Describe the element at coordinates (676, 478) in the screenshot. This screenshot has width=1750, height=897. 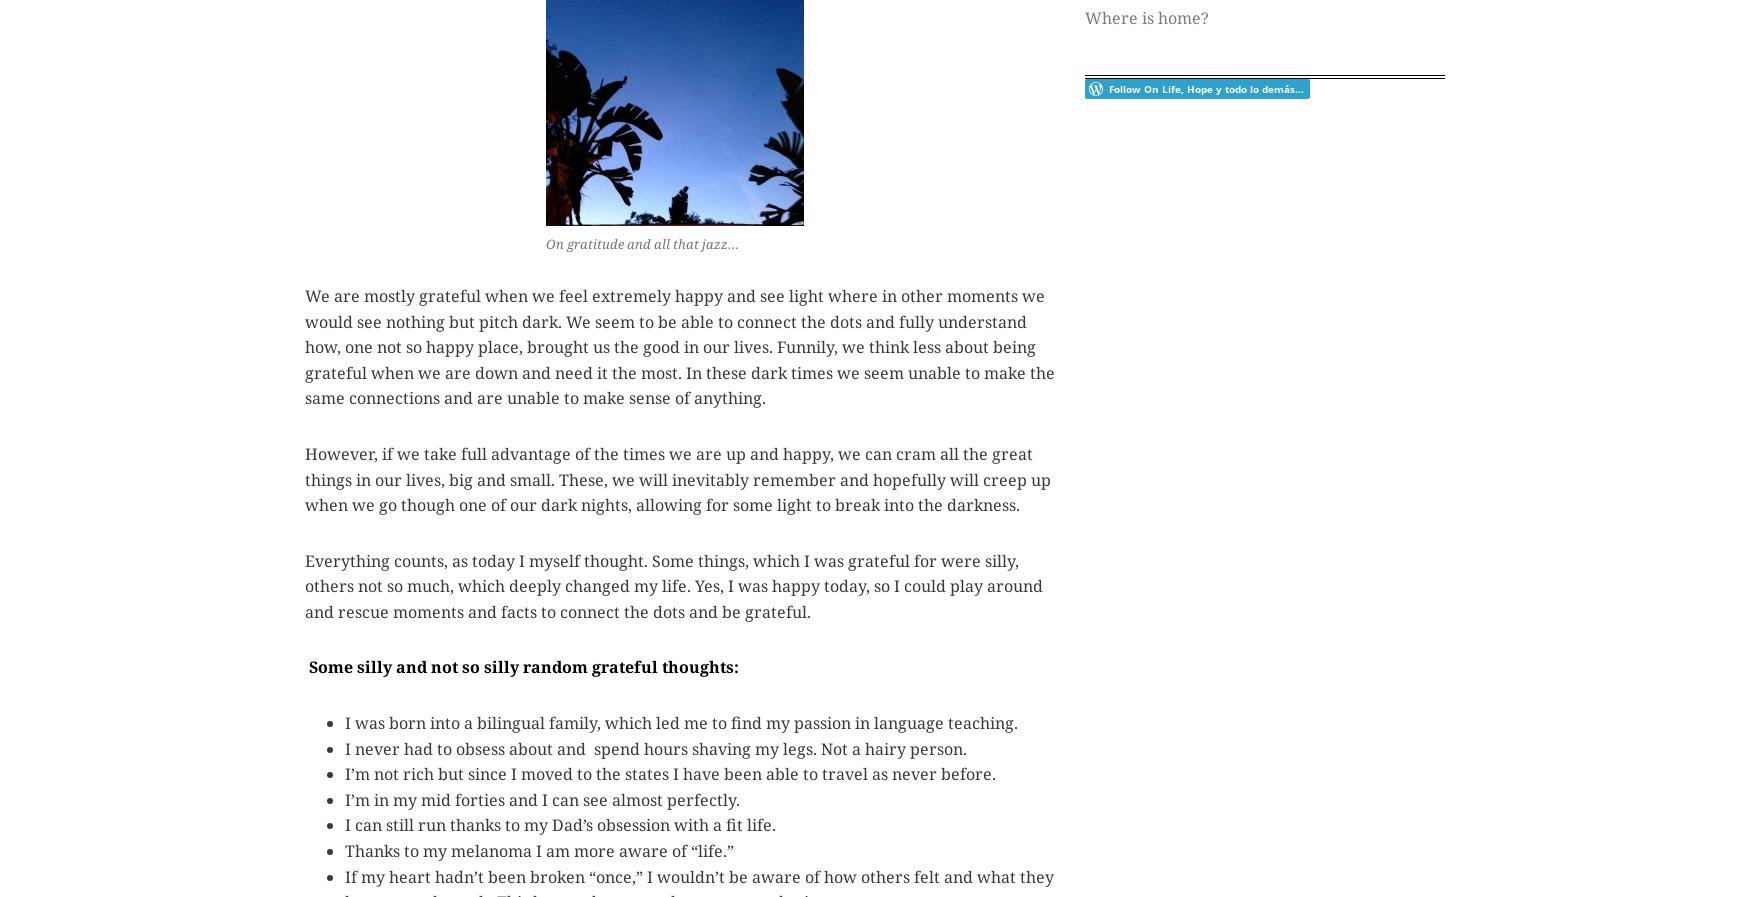
I see `'However, if we take full advantage of the times we are up and happy, we can cram all the great things in our lives, big and small. These, we will inevitably remember and hopefully will creep up when we go though one of our dark nights, allowing for some light to break into the darkness.'` at that location.